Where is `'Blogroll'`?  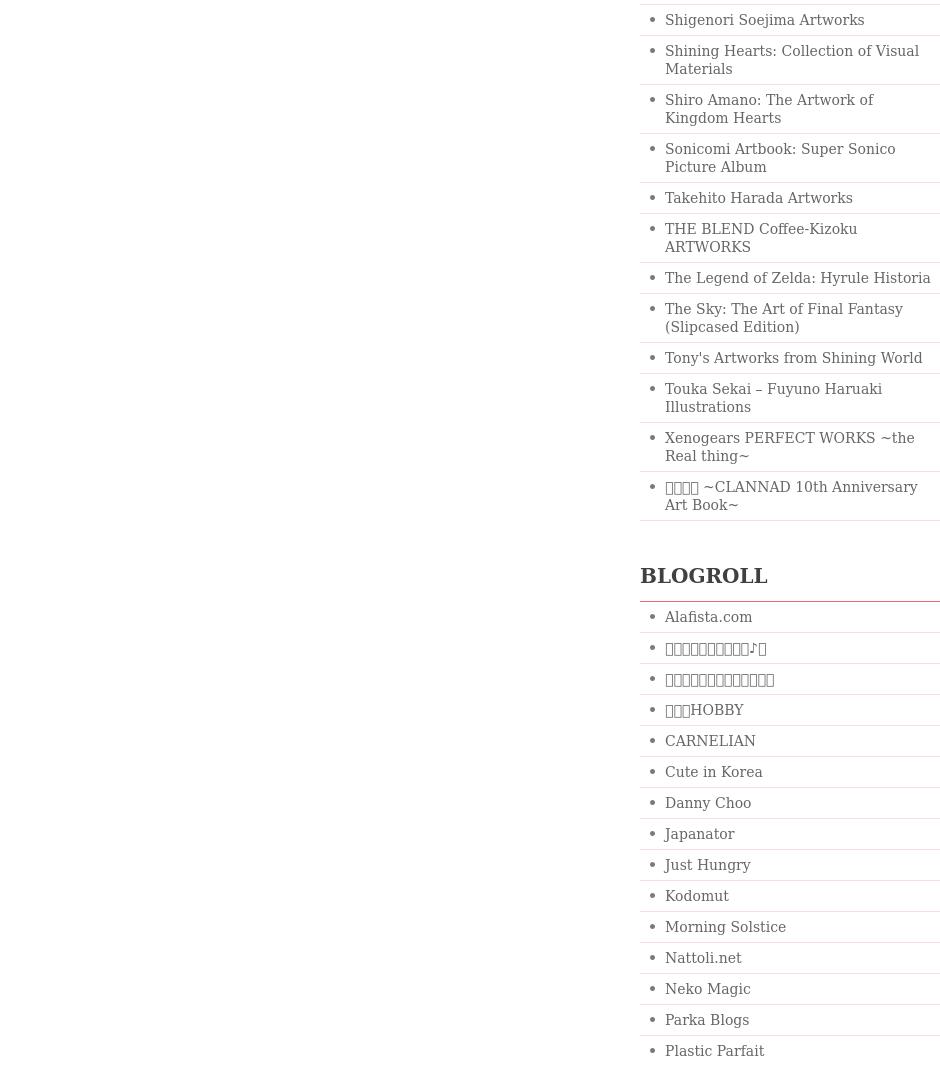 'Blogroll' is located at coordinates (702, 574).